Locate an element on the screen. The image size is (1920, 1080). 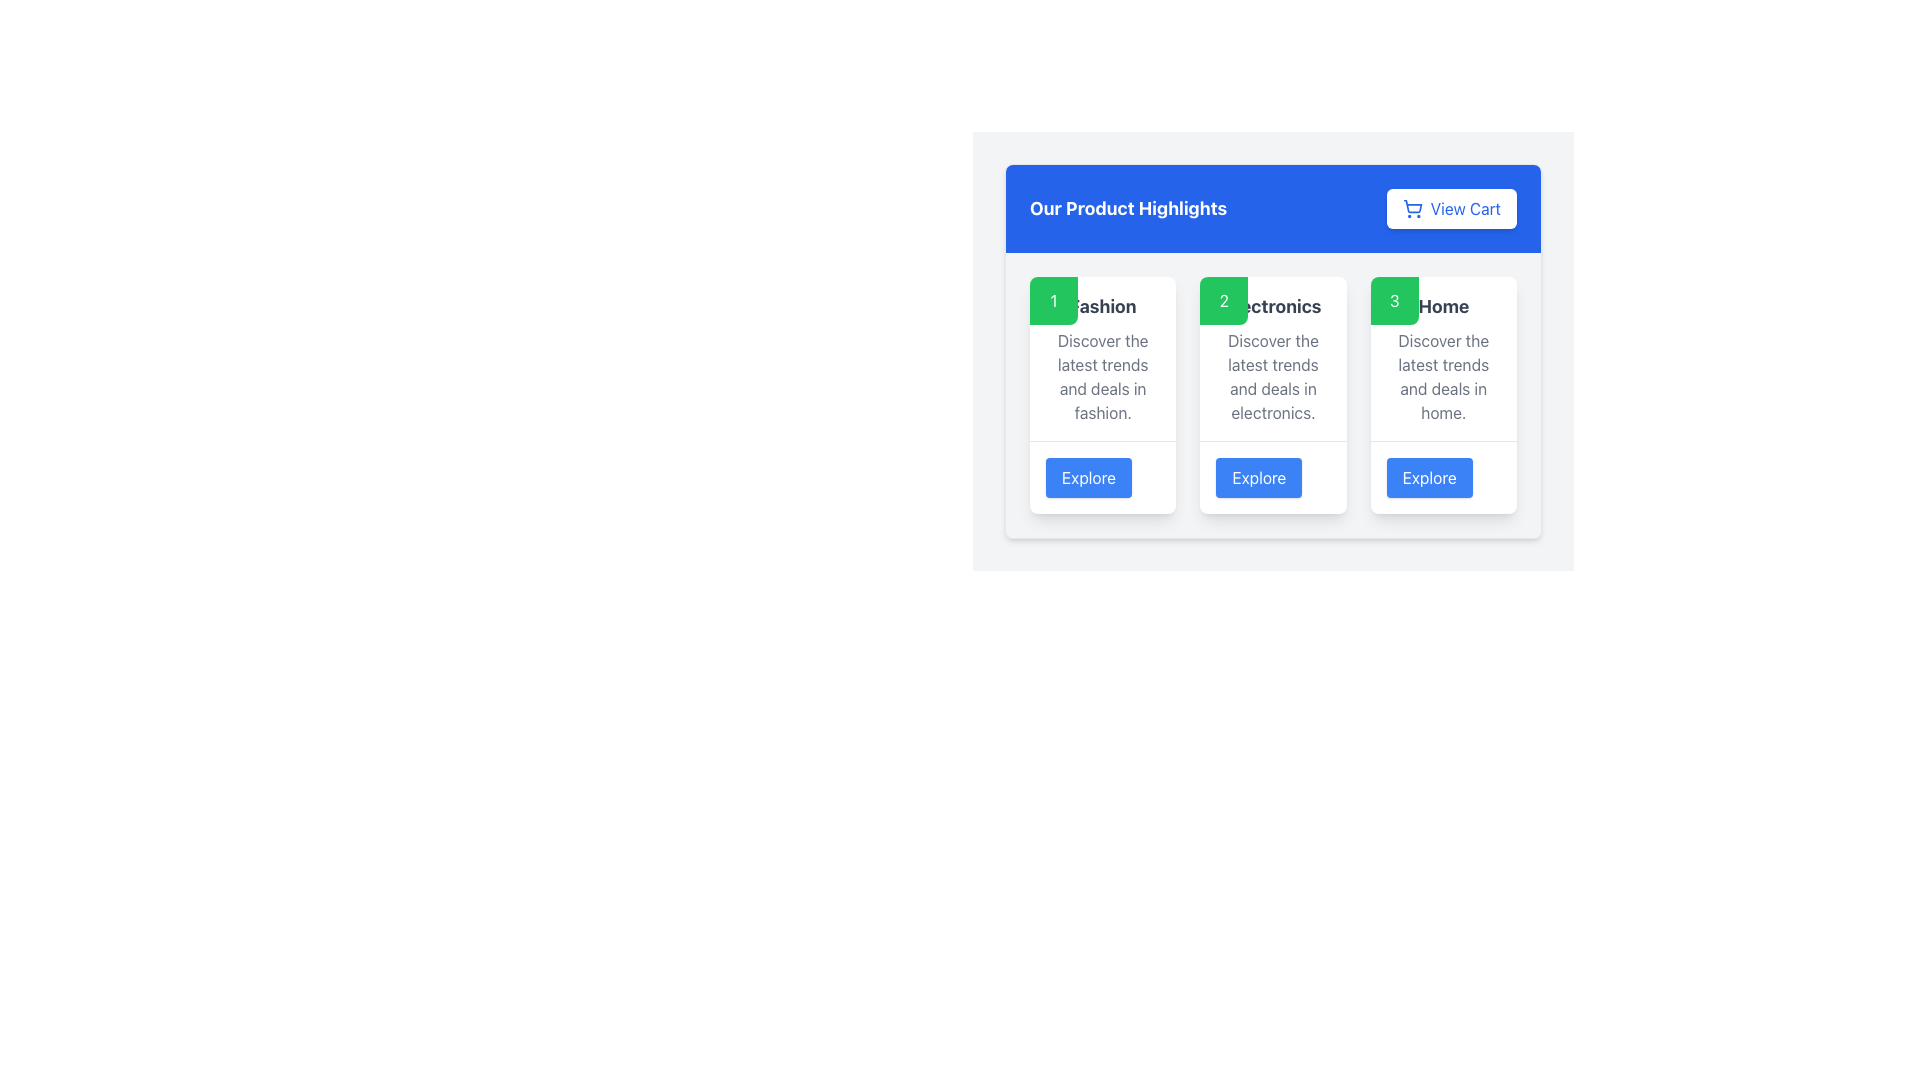
the text element providing descriptive information about electronics, located in the middle card of the three-card layout under 'Our Product Highlights', below 'Electronics', and above the 'Explore' button is located at coordinates (1272, 377).